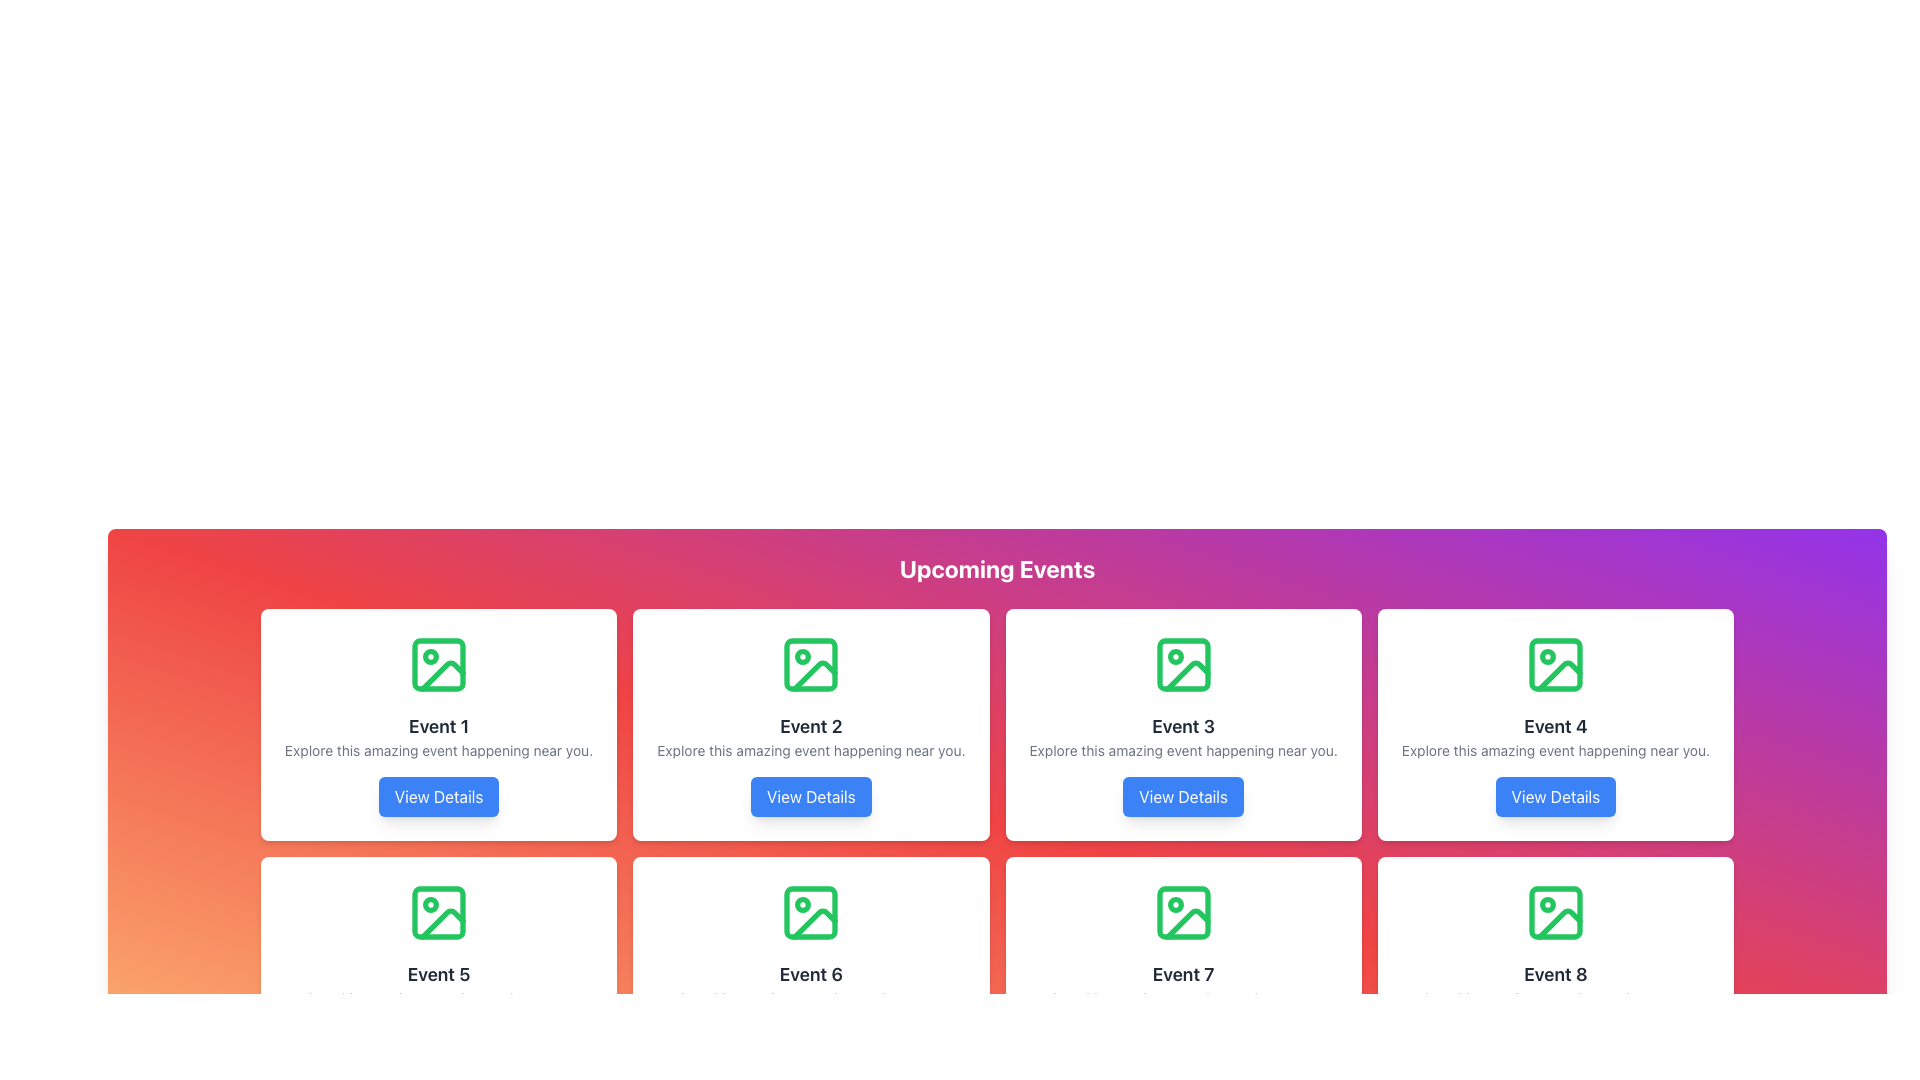 The height and width of the screenshot is (1080, 1920). What do you see at coordinates (803, 905) in the screenshot?
I see `the small circle icon located in the middle region of the card labeled 'Event 6', which has a green pictorial representation of an image` at bounding box center [803, 905].